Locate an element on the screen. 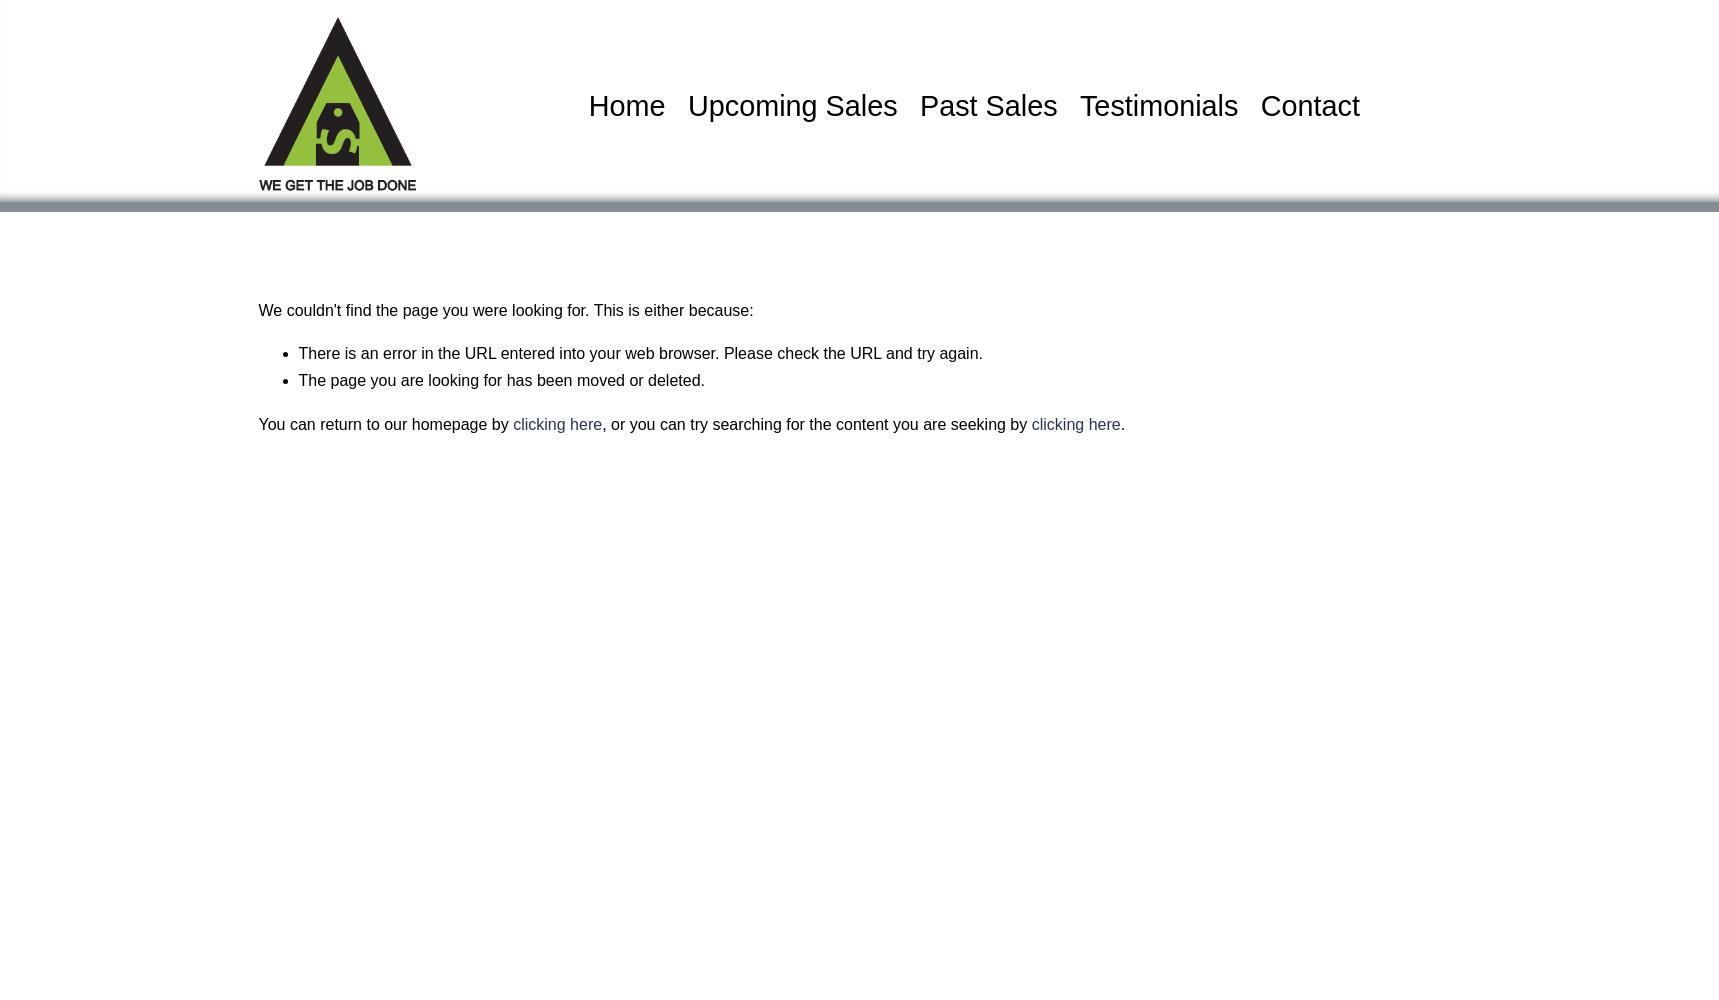 The height and width of the screenshot is (1000, 1719). 'The page you are looking for has been moved or deleted.' is located at coordinates (298, 380).